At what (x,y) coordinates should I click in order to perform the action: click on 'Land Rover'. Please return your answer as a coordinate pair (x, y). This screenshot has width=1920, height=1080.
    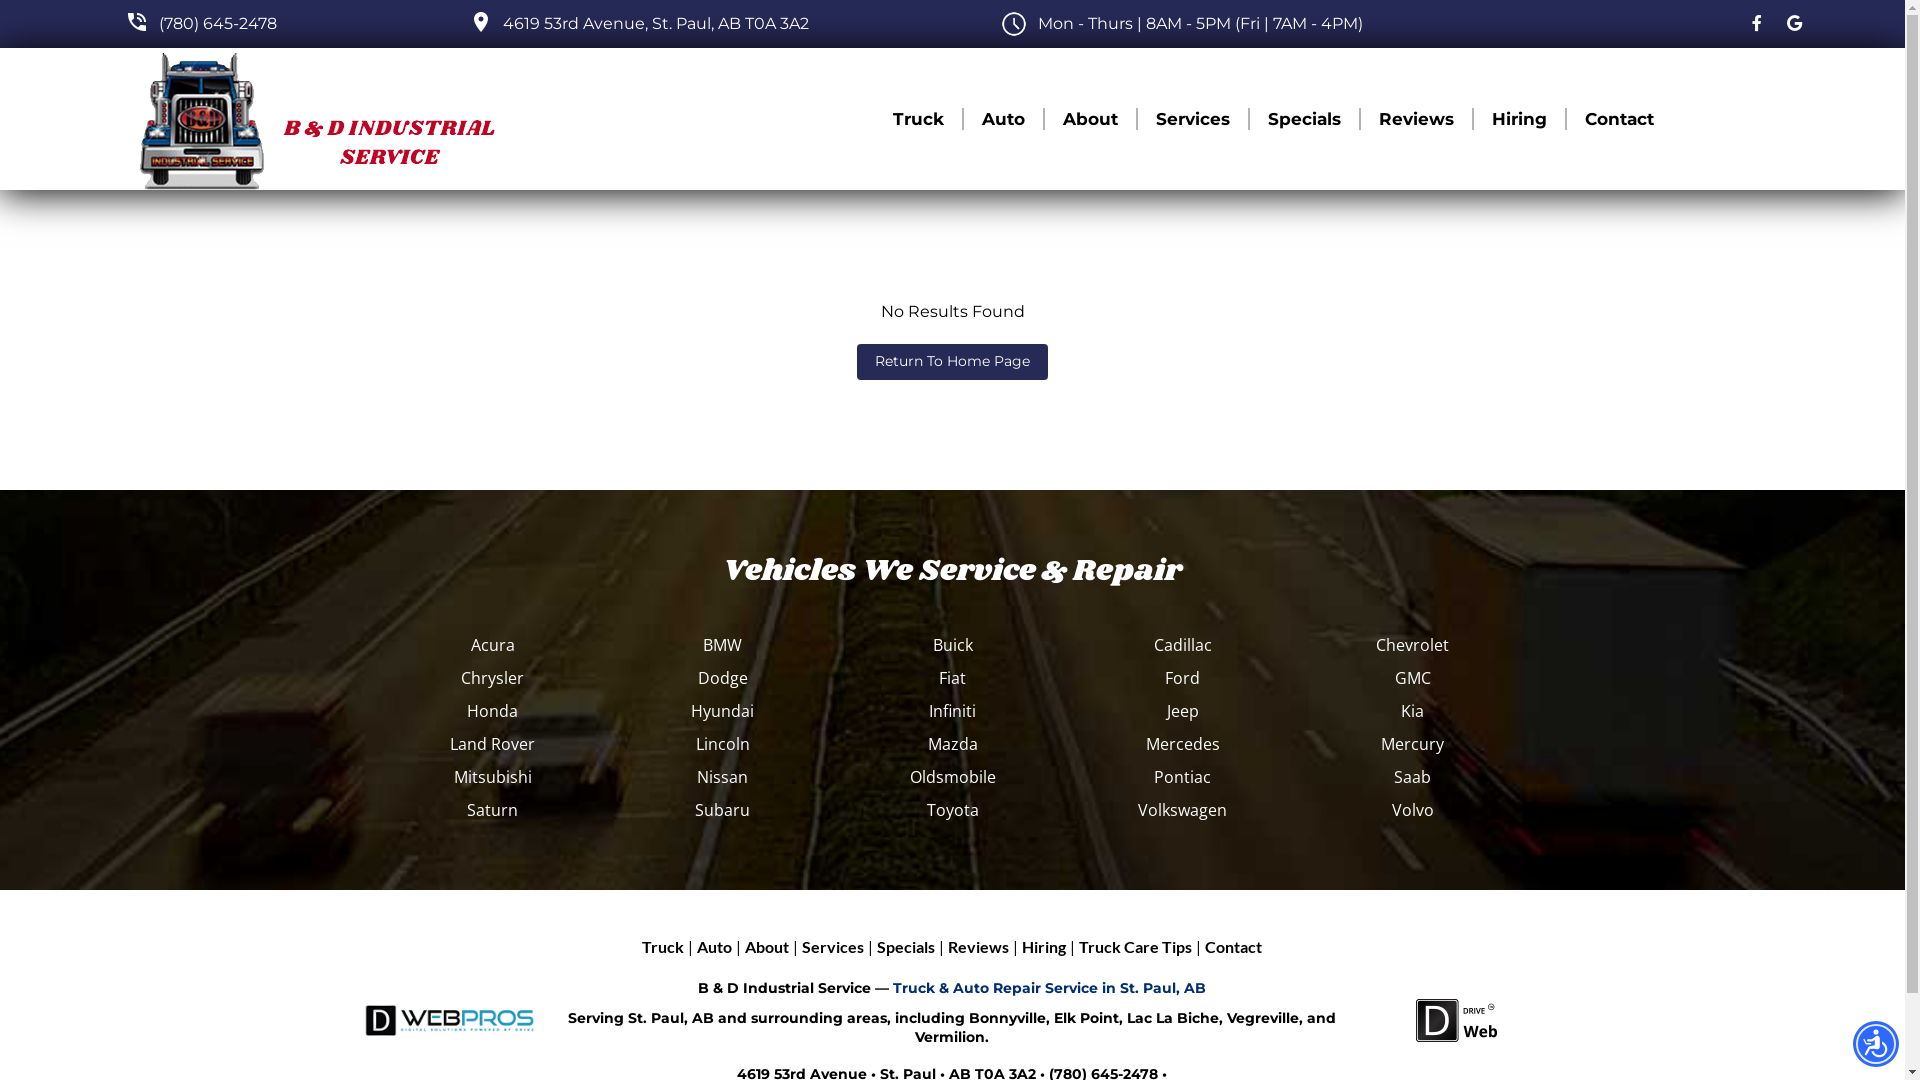
    Looking at the image, I should click on (493, 744).